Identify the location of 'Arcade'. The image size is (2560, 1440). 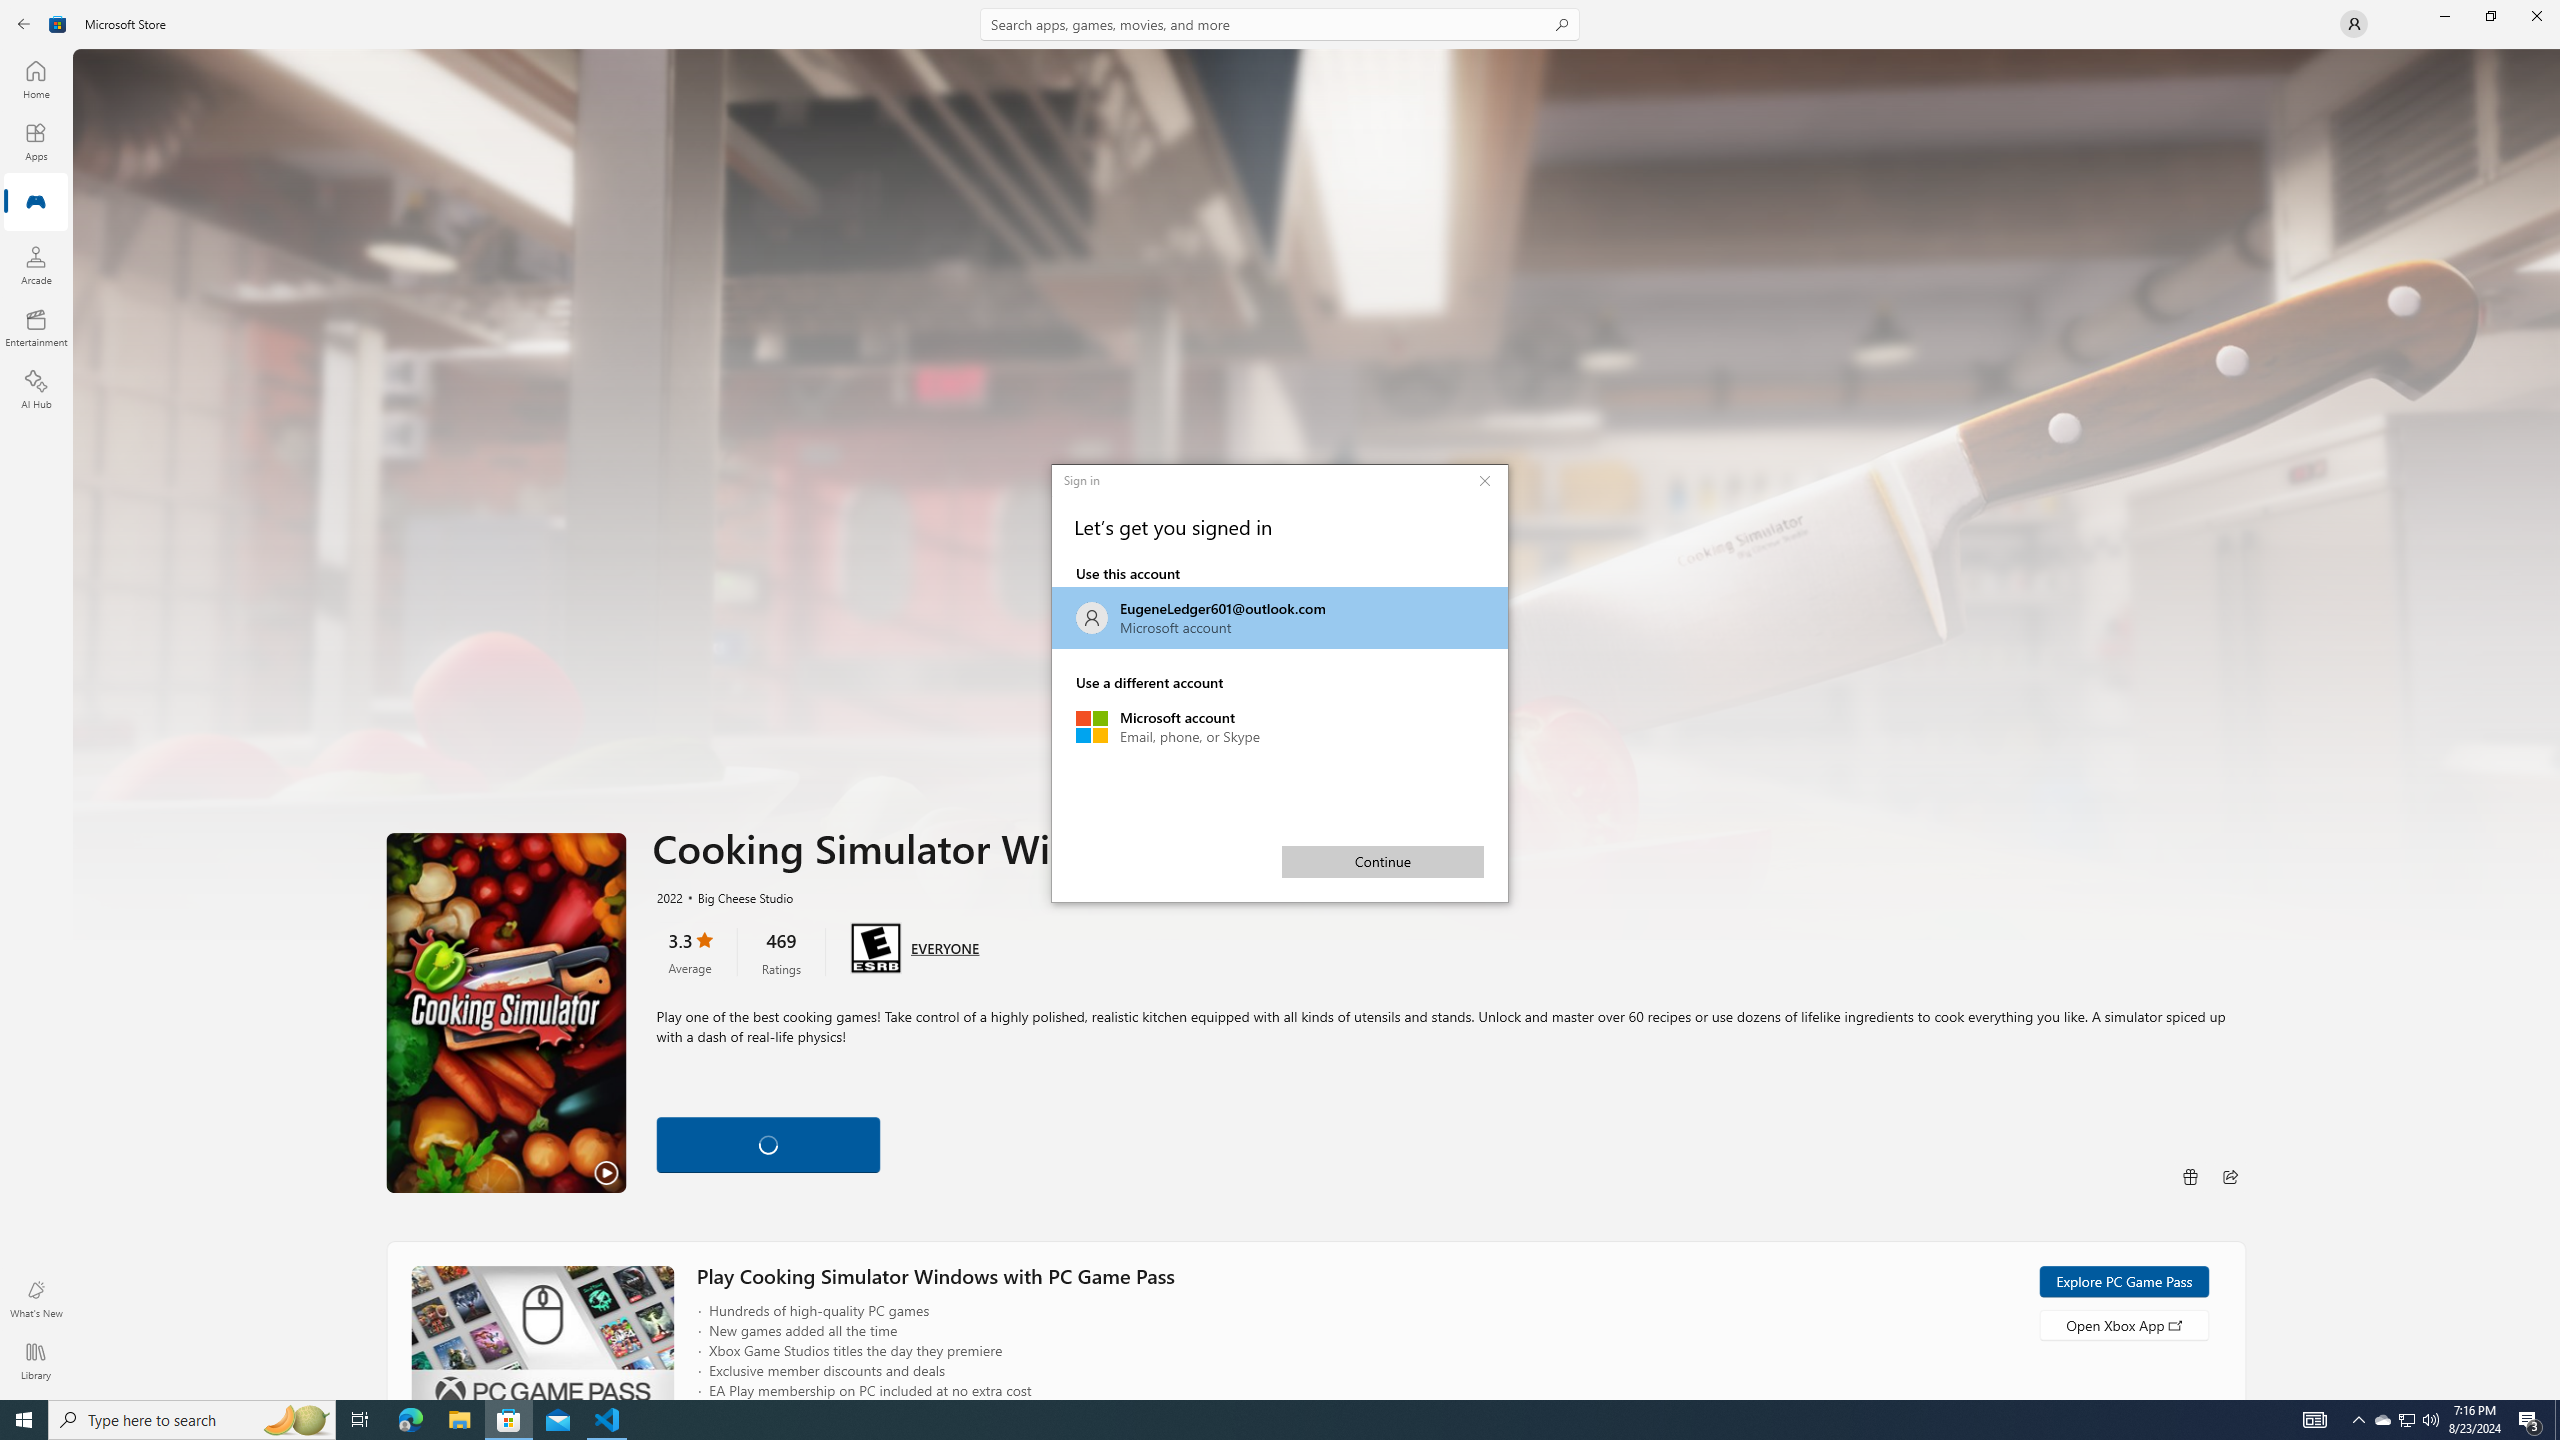
(34, 264).